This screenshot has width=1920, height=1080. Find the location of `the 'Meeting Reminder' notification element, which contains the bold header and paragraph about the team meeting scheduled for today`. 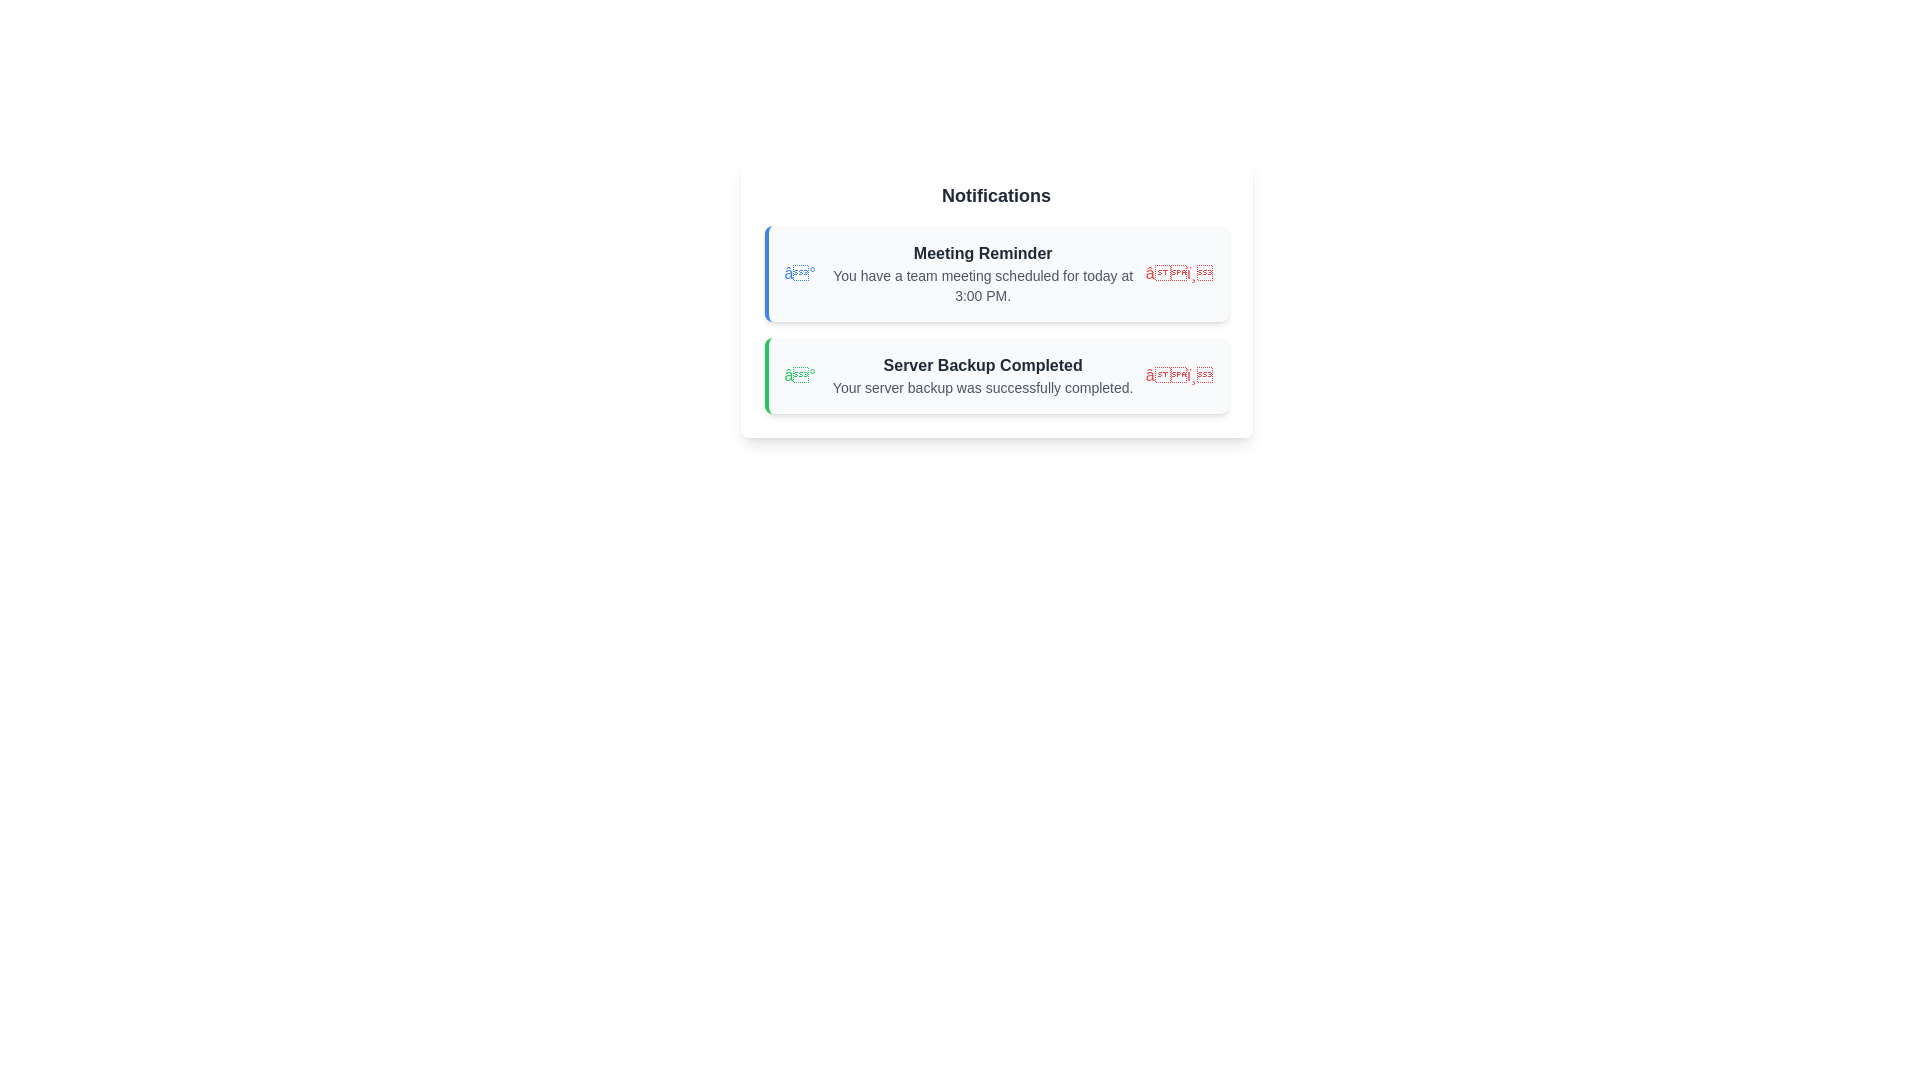

the 'Meeting Reminder' notification element, which contains the bold header and paragraph about the team meeting scheduled for today is located at coordinates (983, 273).